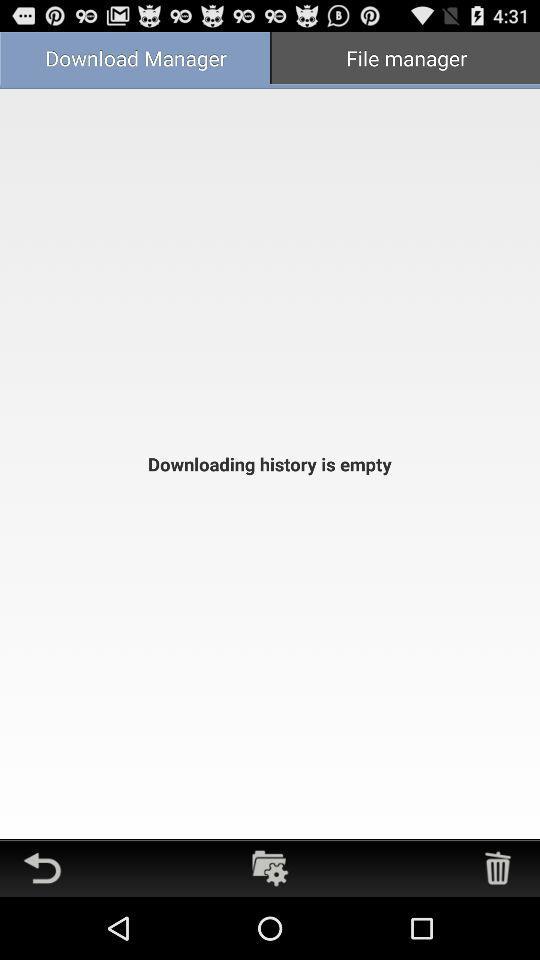  Describe the element at coordinates (42, 867) in the screenshot. I see `go back` at that location.